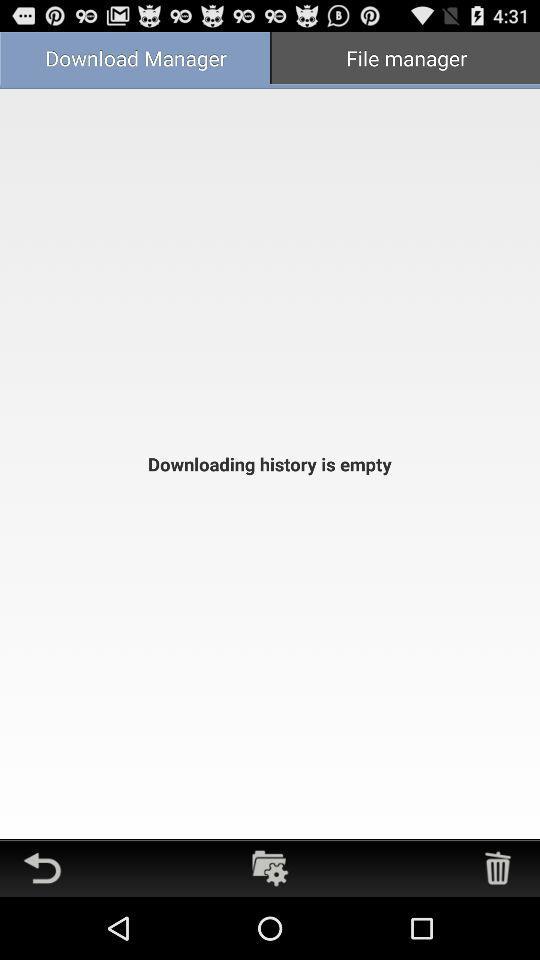  Describe the element at coordinates (42, 867) in the screenshot. I see `go back` at that location.